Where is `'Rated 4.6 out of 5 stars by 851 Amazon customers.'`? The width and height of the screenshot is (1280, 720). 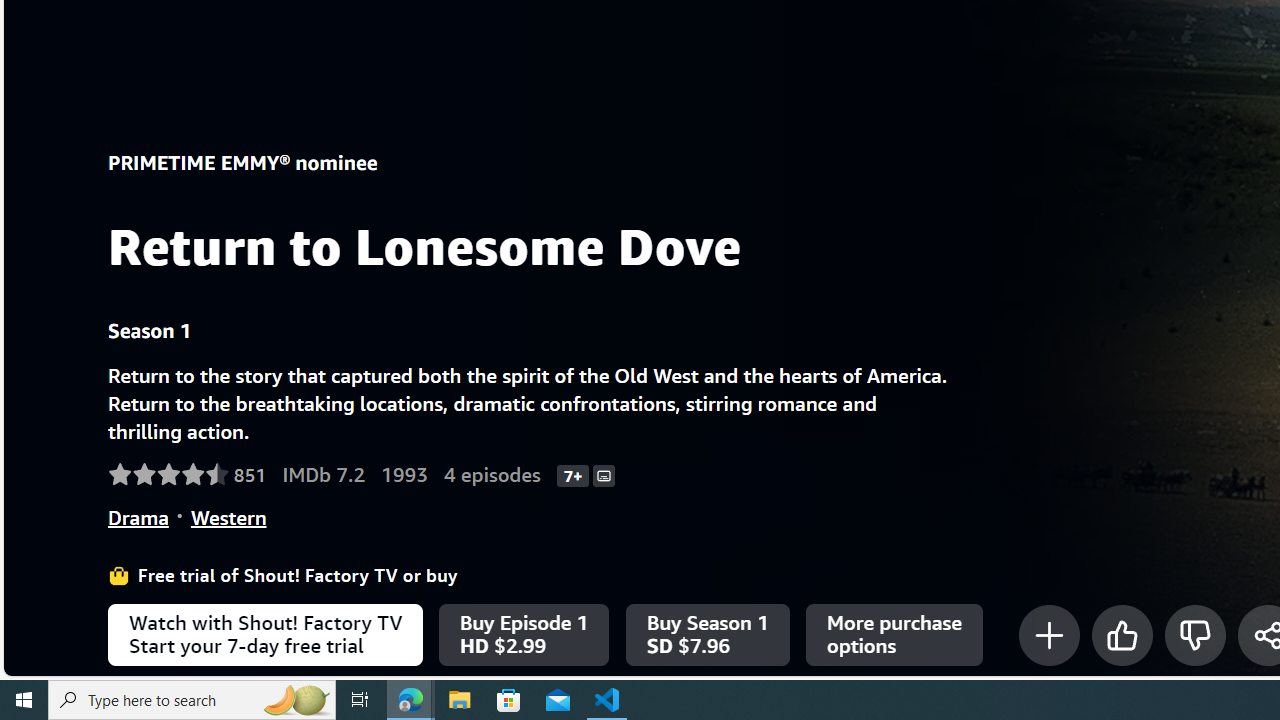 'Rated 4.6 out of 5 stars by 851 Amazon customers.' is located at coordinates (187, 475).